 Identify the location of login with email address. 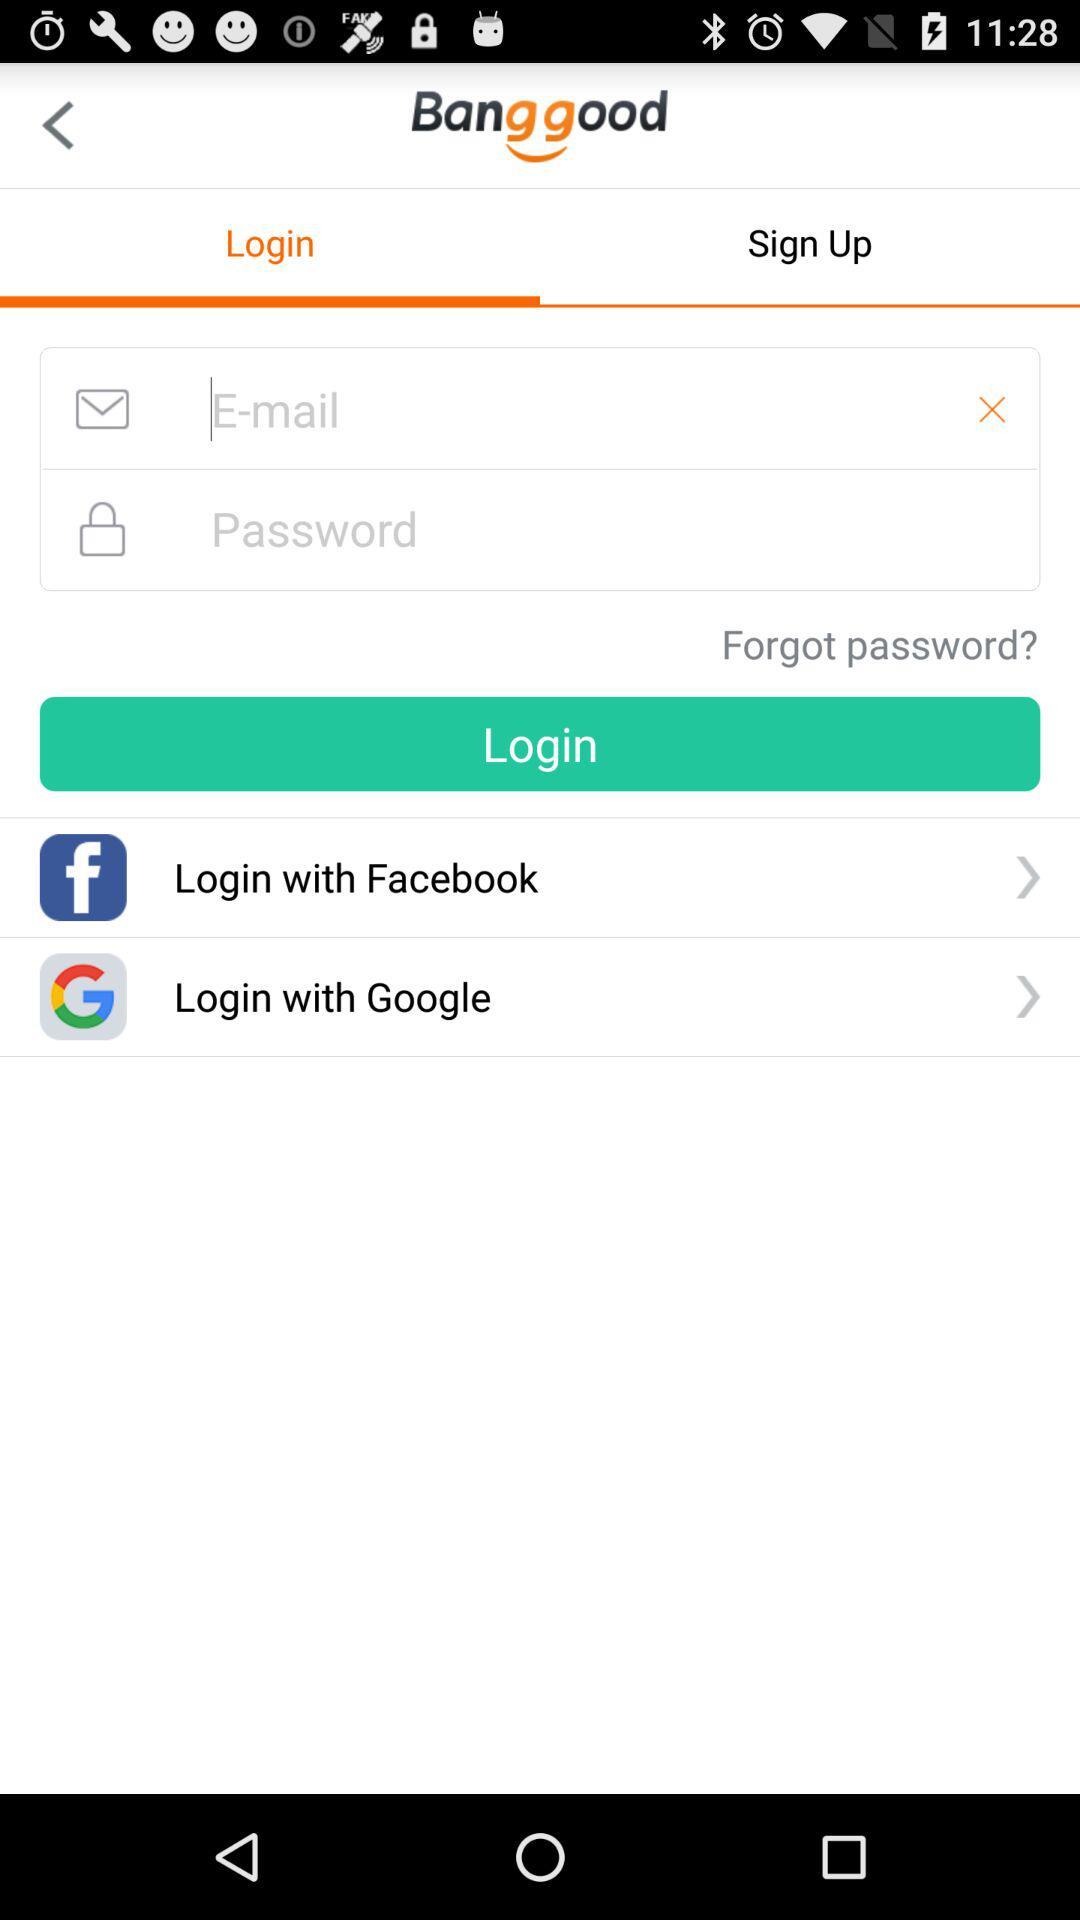
(540, 408).